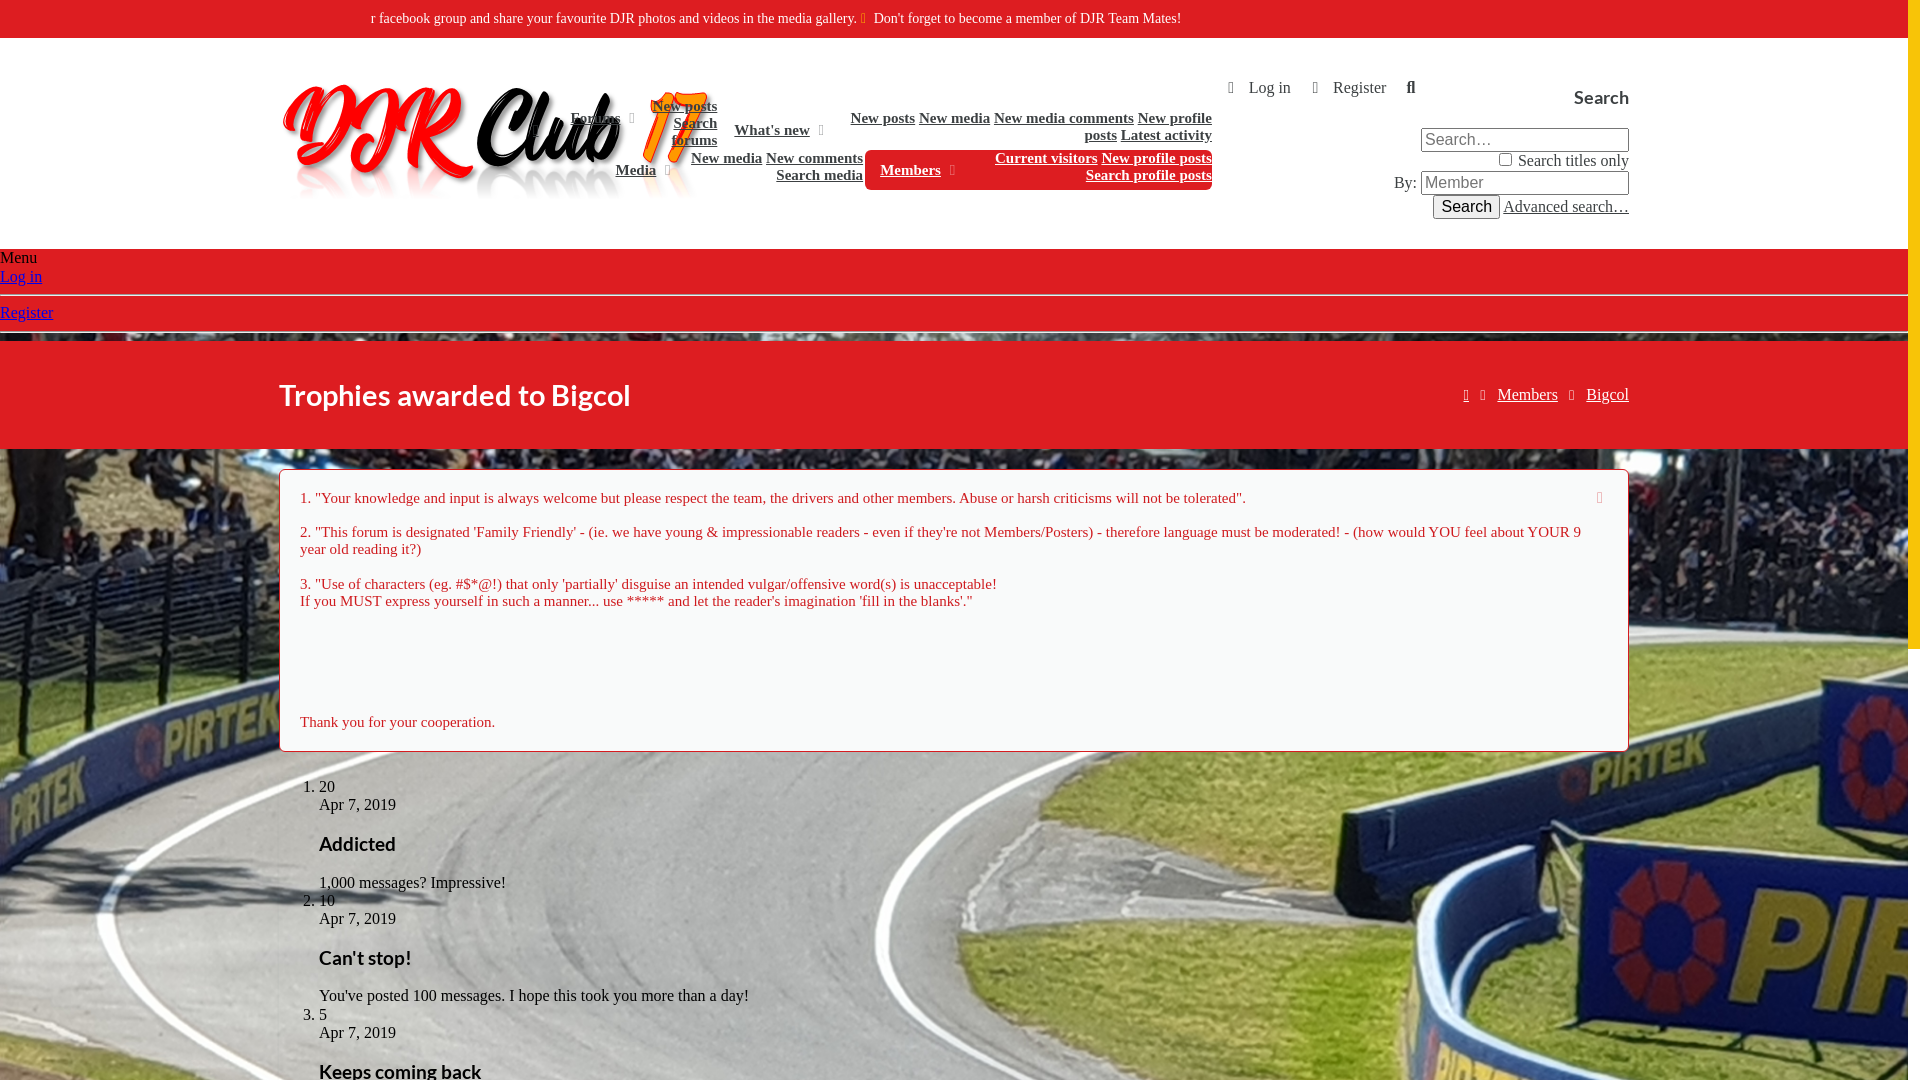 This screenshot has height=1080, width=1920. I want to click on 'Current visitors', so click(1045, 157).